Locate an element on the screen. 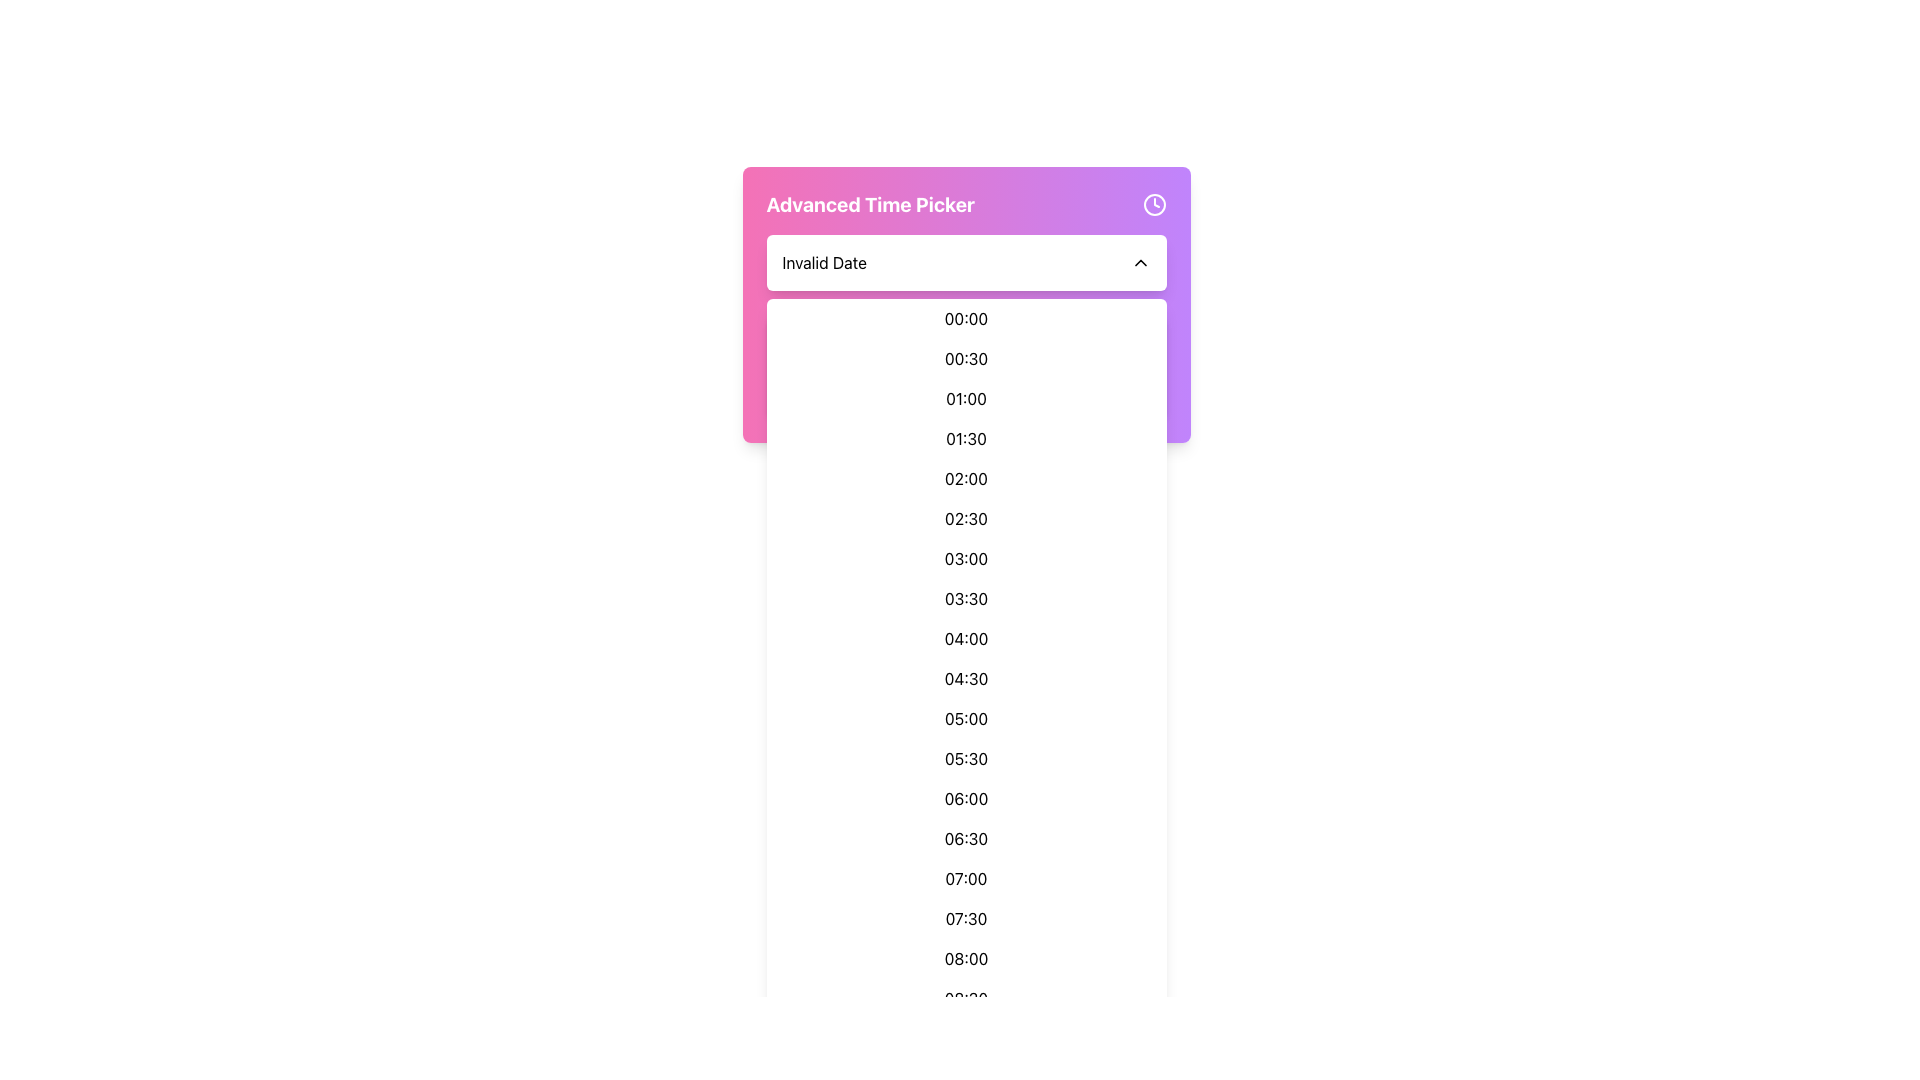 The width and height of the screenshot is (1920, 1080). the List Item displaying the time '03:30' is located at coordinates (966, 597).